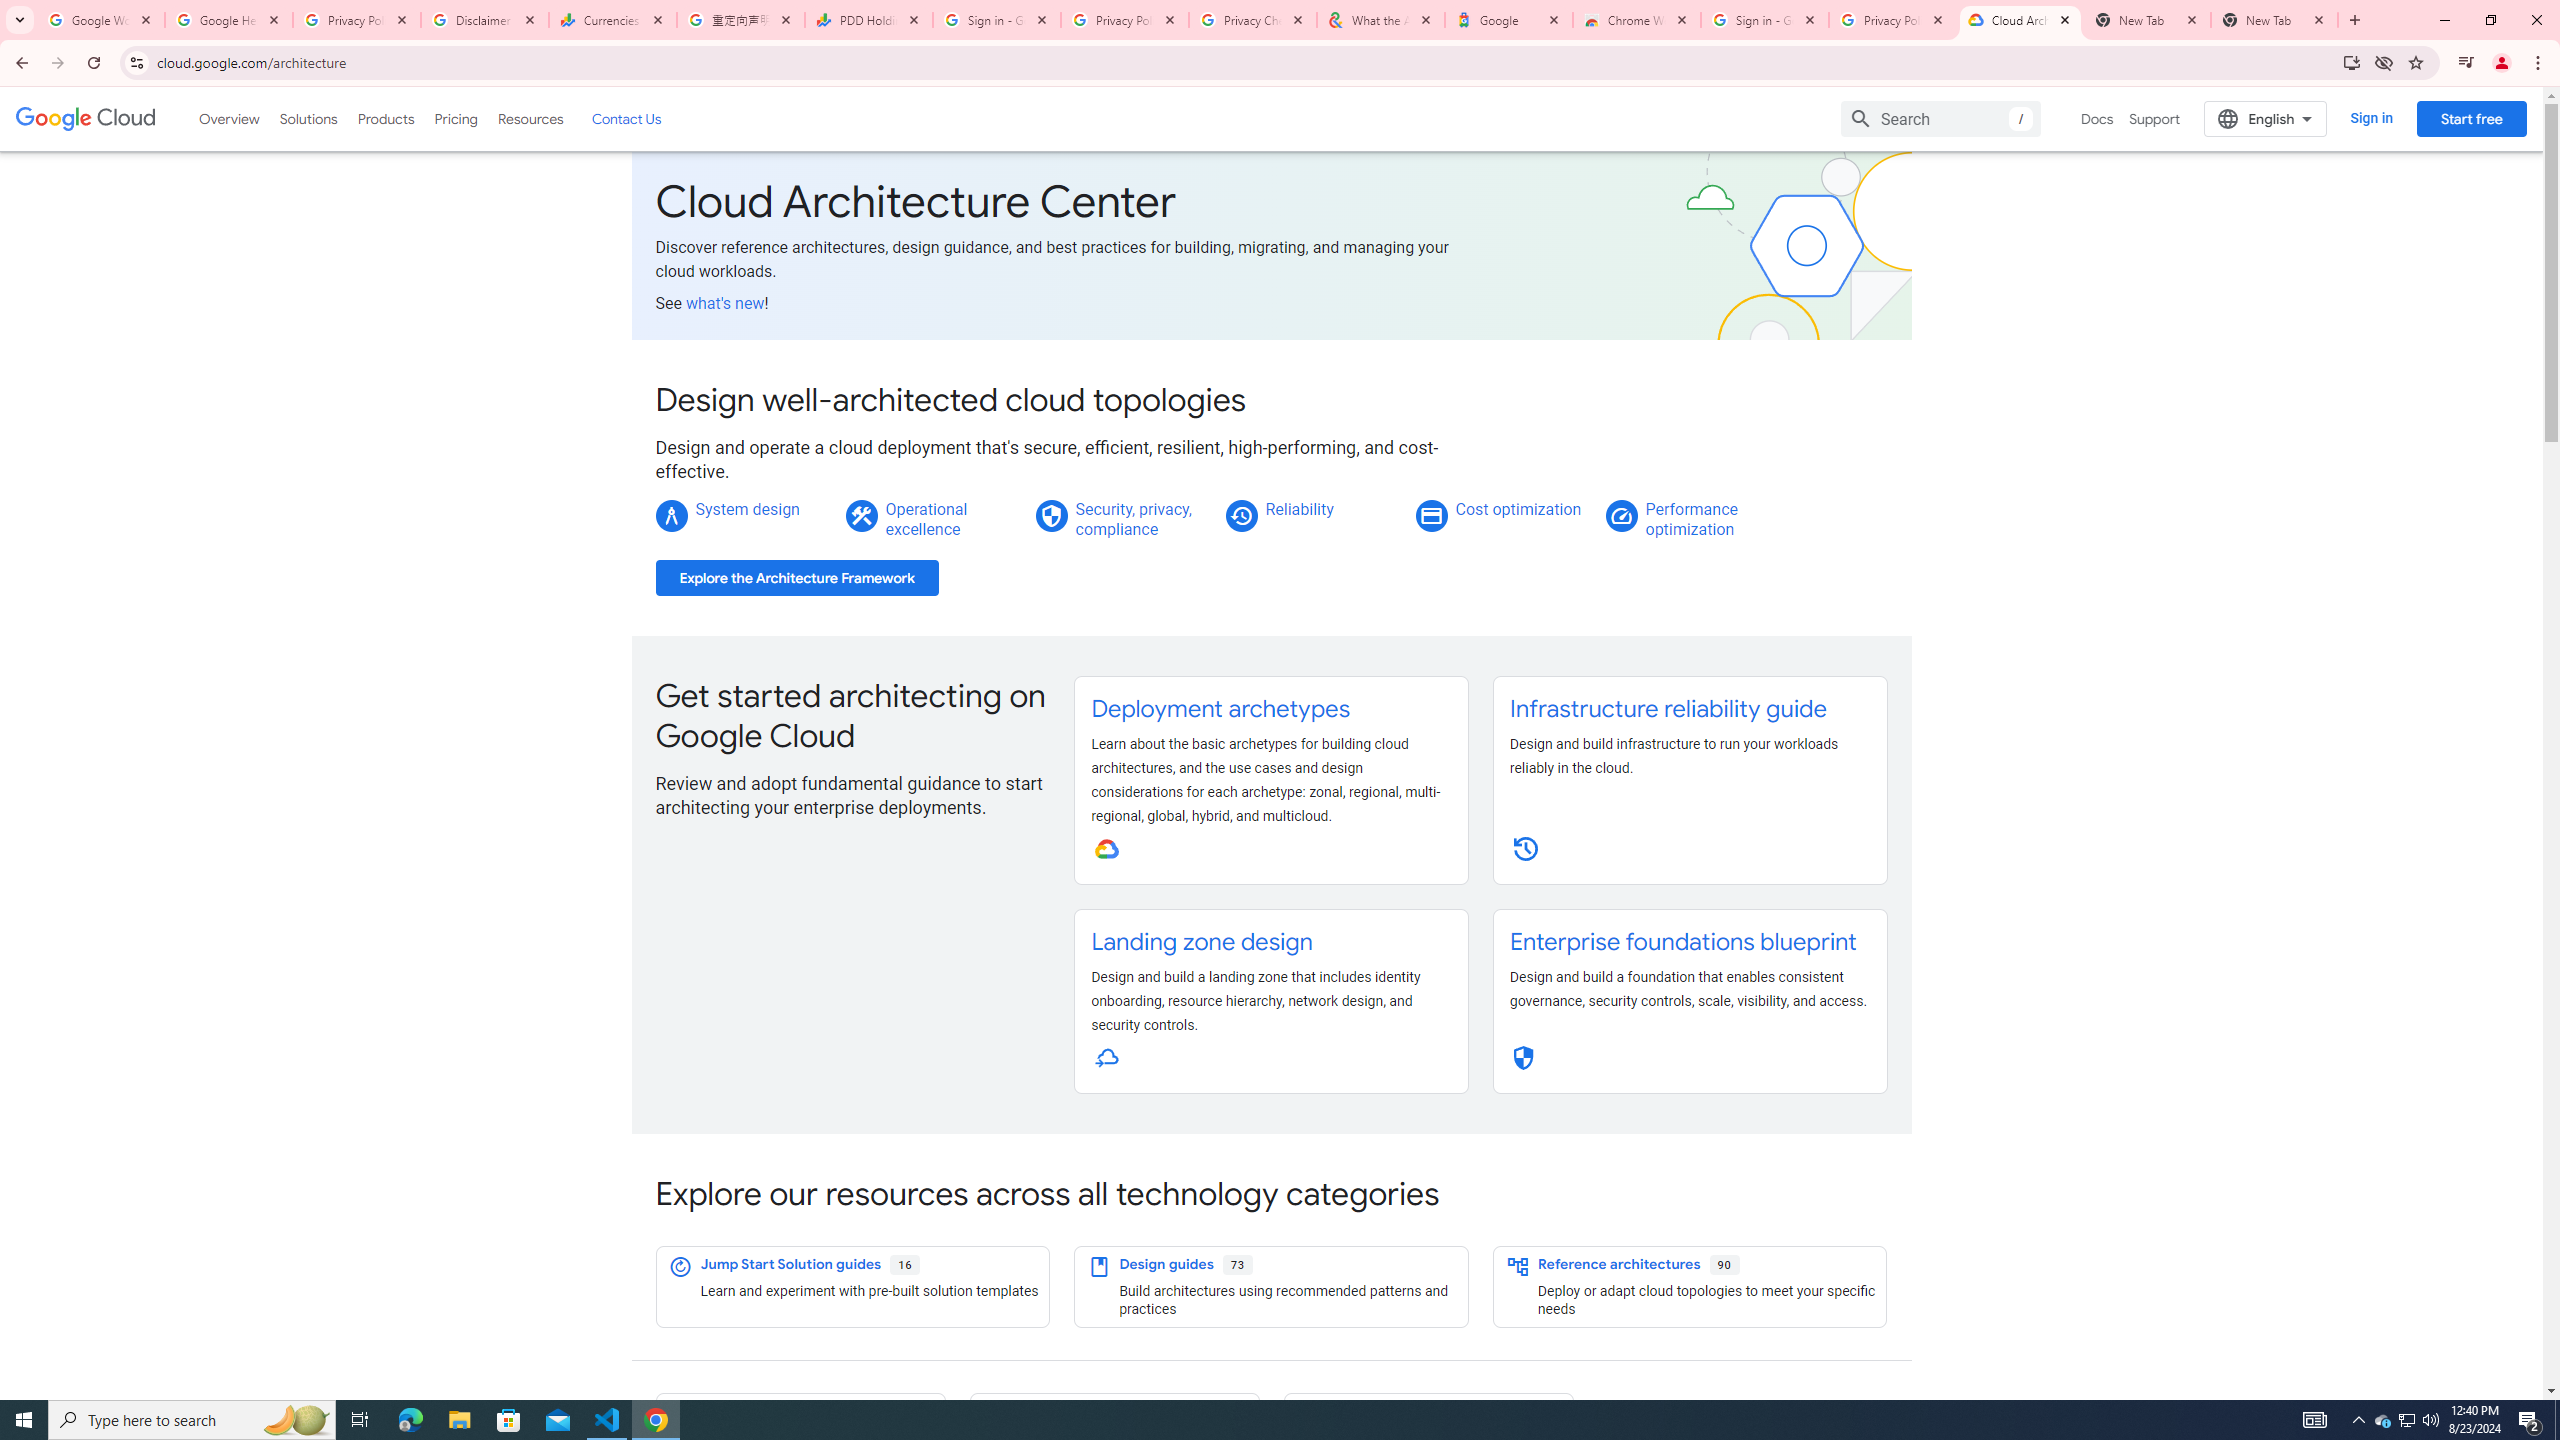  I want to click on 'Cost optimization', so click(1517, 509).